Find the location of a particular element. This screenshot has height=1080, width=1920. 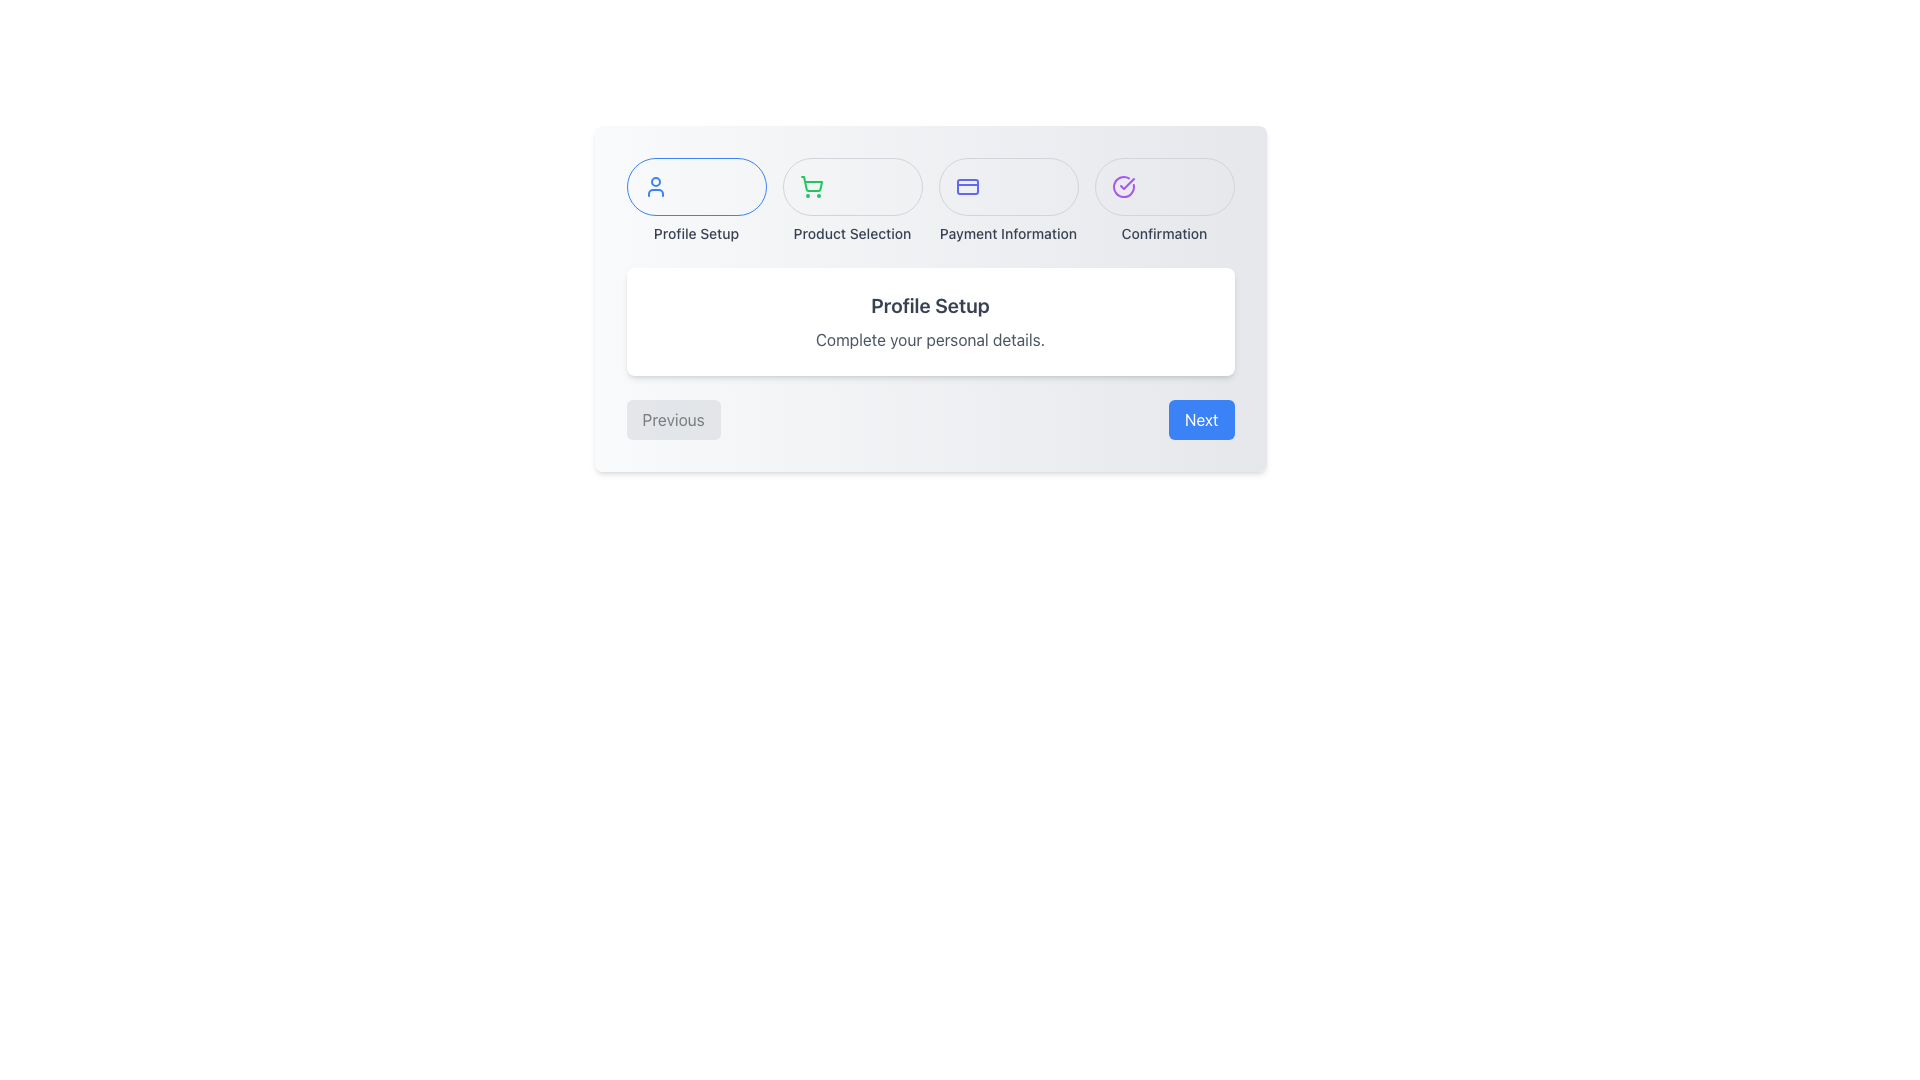

the 'Product Selection' label, which is located below the shopping cart icon and between 'Profile Setup' and 'Payment Information' in the multi-step navigation component is located at coordinates (852, 233).